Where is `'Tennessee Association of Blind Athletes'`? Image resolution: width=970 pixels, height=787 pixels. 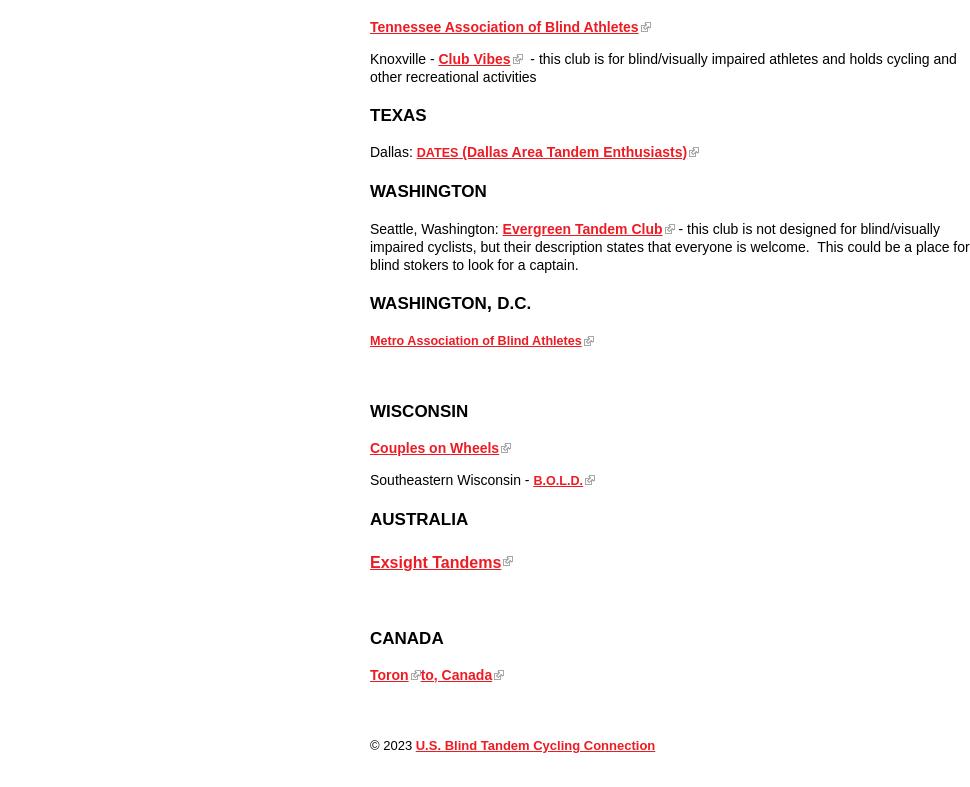 'Tennessee Association of Blind Athletes' is located at coordinates (504, 24).